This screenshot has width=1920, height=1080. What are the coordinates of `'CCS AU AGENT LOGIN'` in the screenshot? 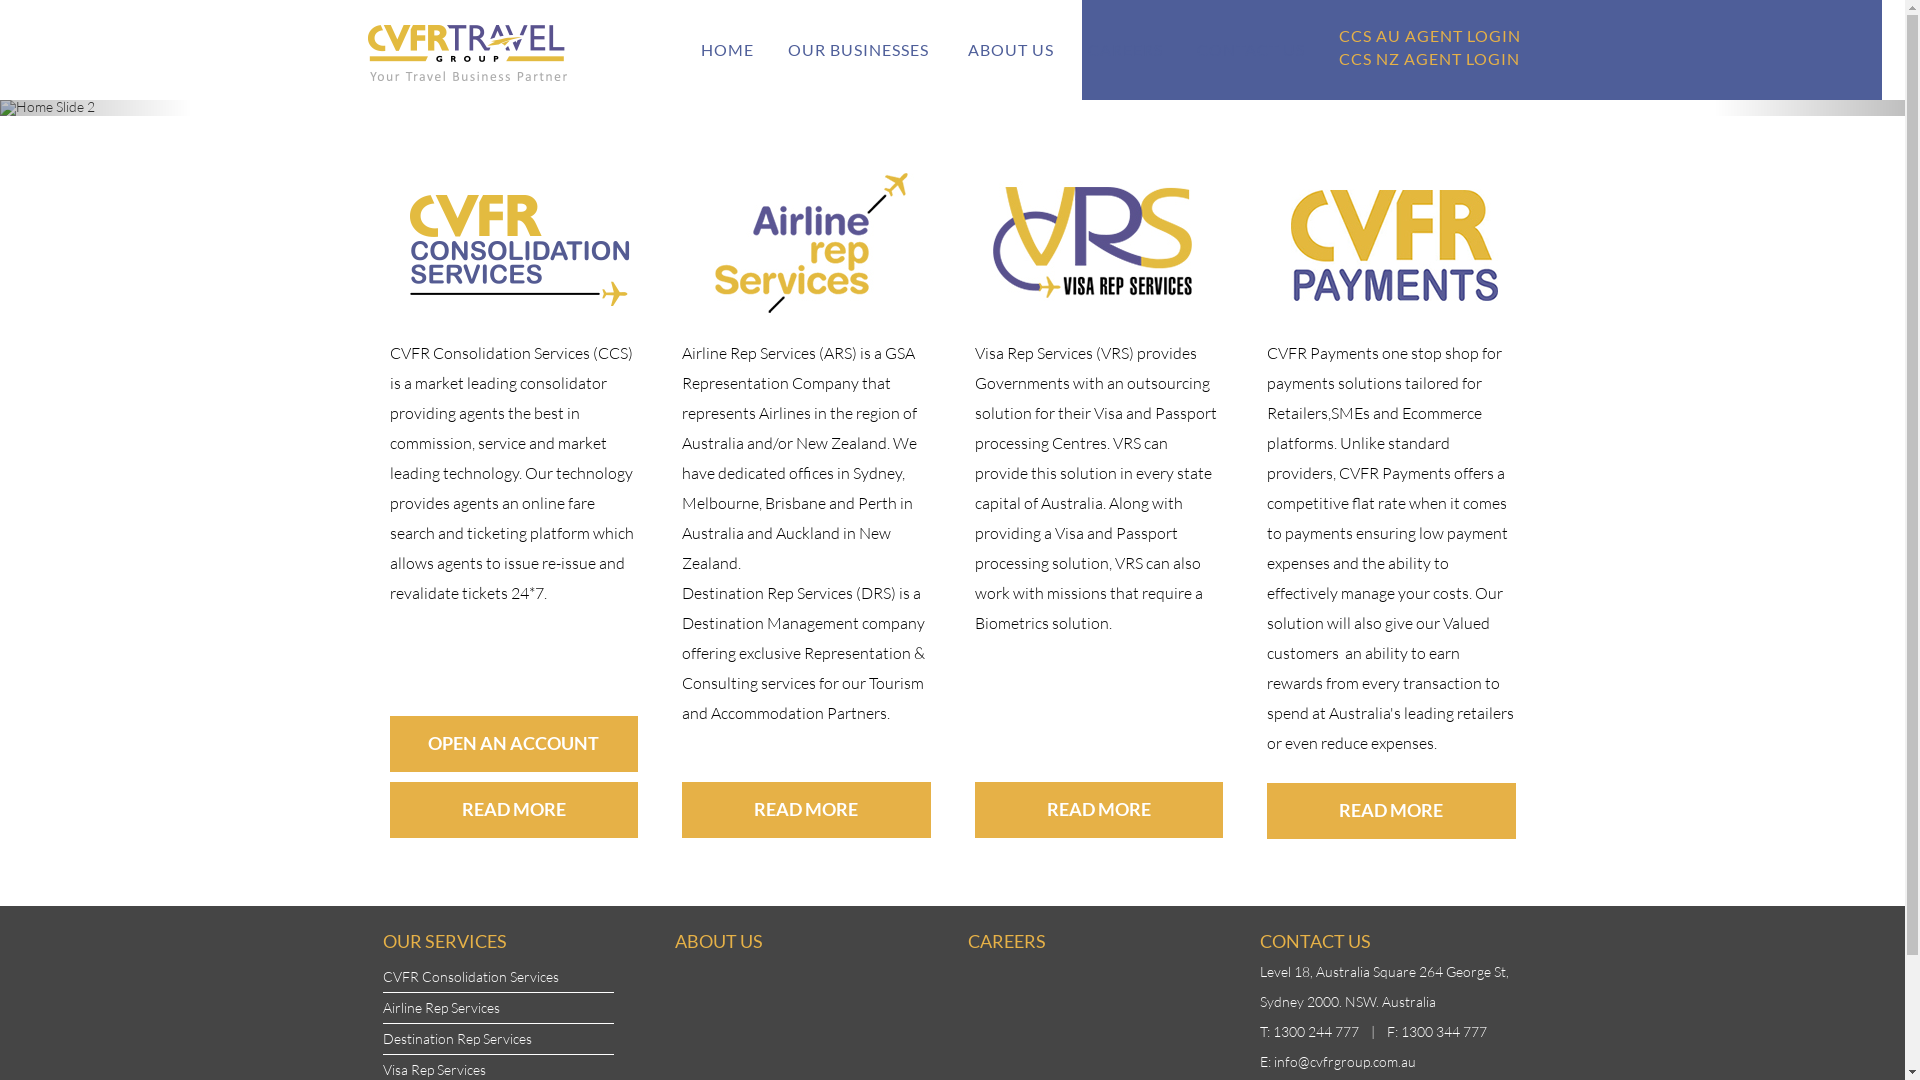 It's located at (1429, 35).